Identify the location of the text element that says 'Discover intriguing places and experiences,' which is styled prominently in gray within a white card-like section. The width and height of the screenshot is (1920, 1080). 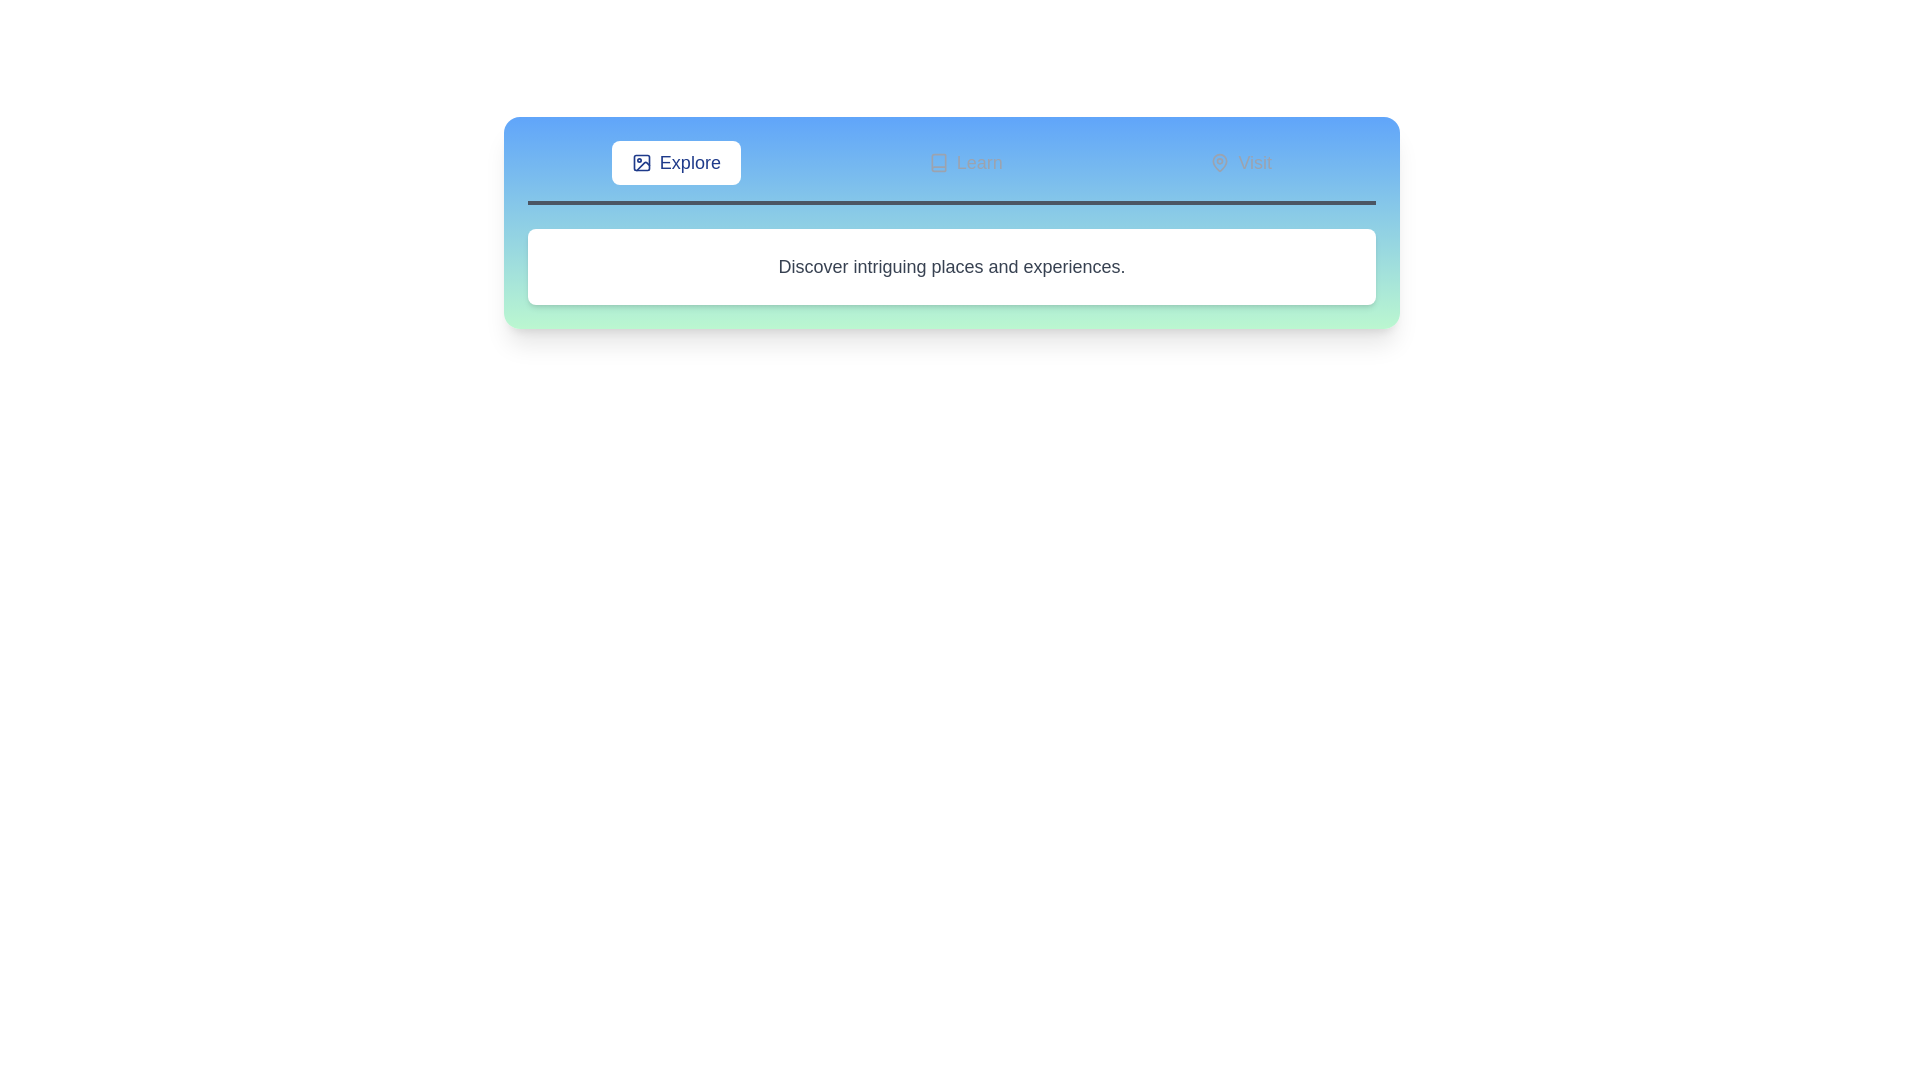
(950, 265).